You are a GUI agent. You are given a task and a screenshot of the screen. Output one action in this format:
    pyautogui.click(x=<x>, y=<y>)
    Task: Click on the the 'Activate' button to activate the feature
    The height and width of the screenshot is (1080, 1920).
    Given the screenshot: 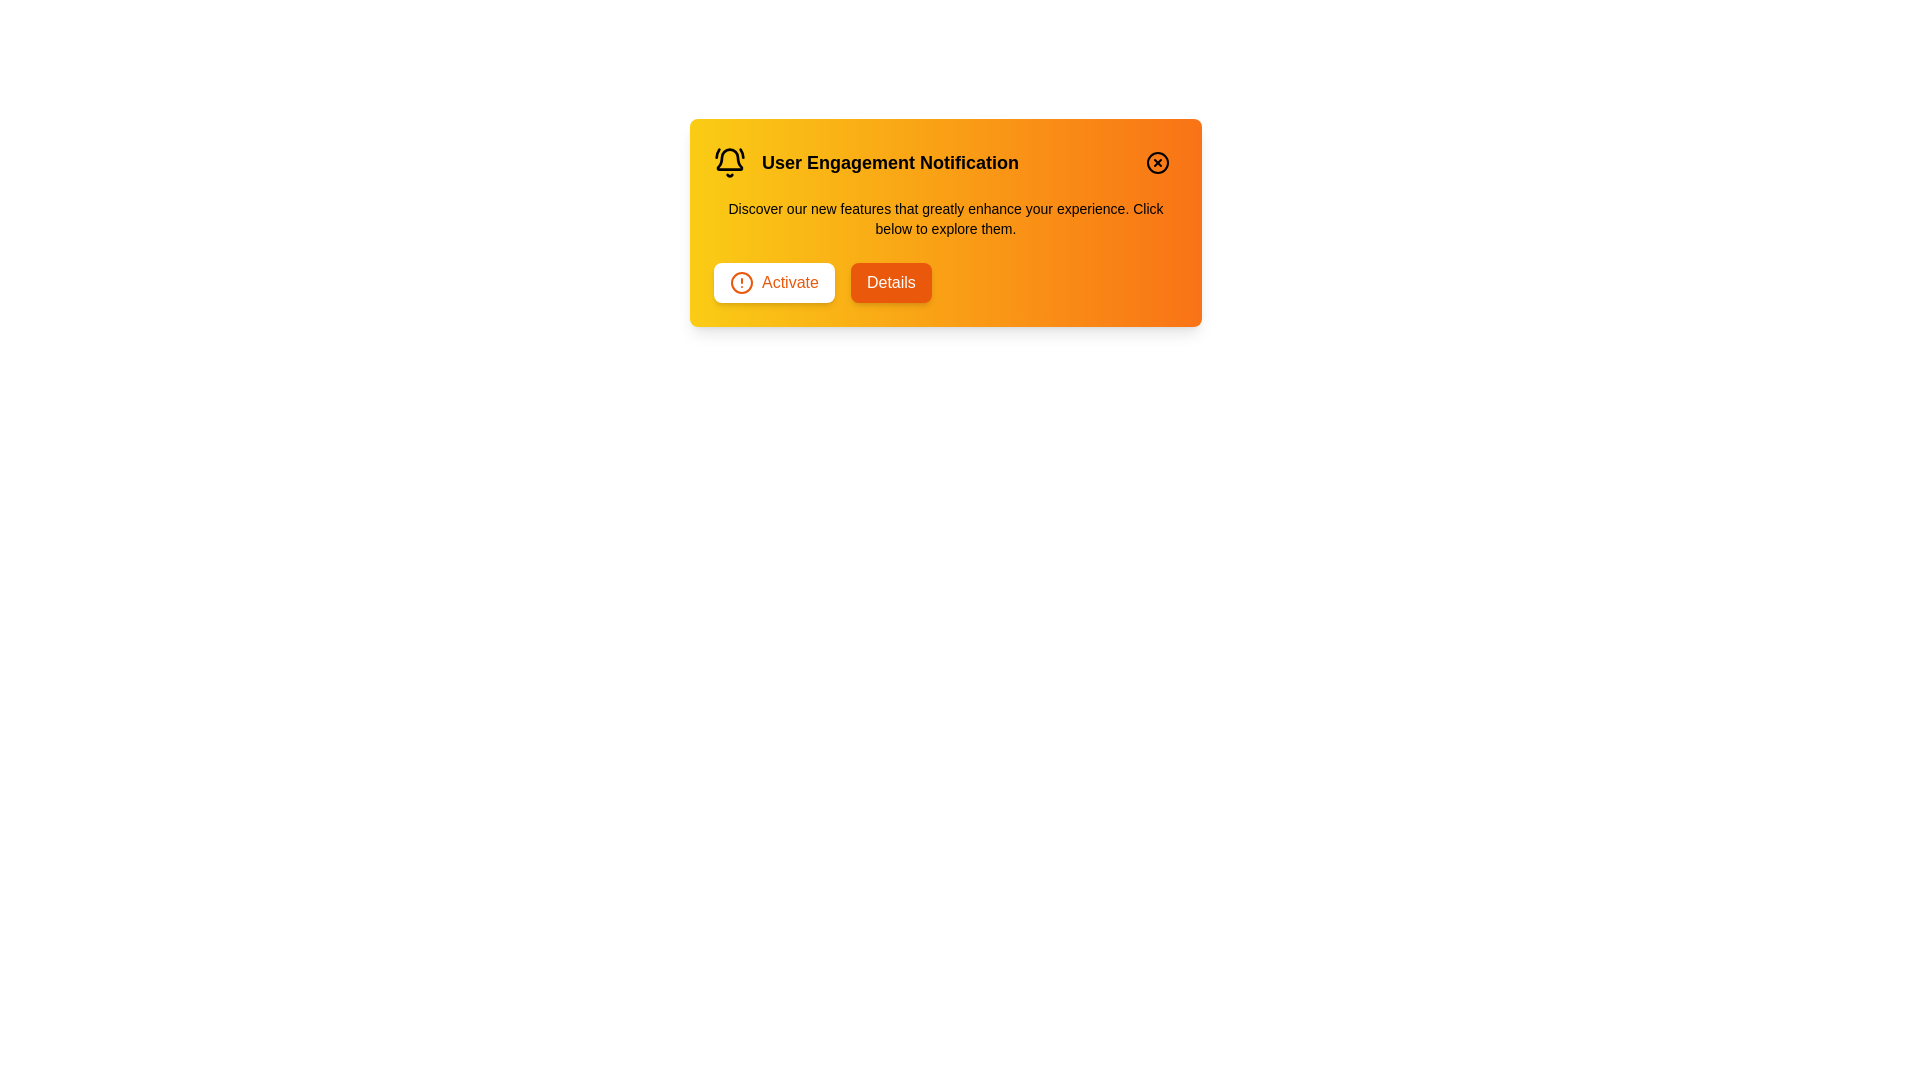 What is the action you would take?
    pyautogui.click(x=772, y=282)
    